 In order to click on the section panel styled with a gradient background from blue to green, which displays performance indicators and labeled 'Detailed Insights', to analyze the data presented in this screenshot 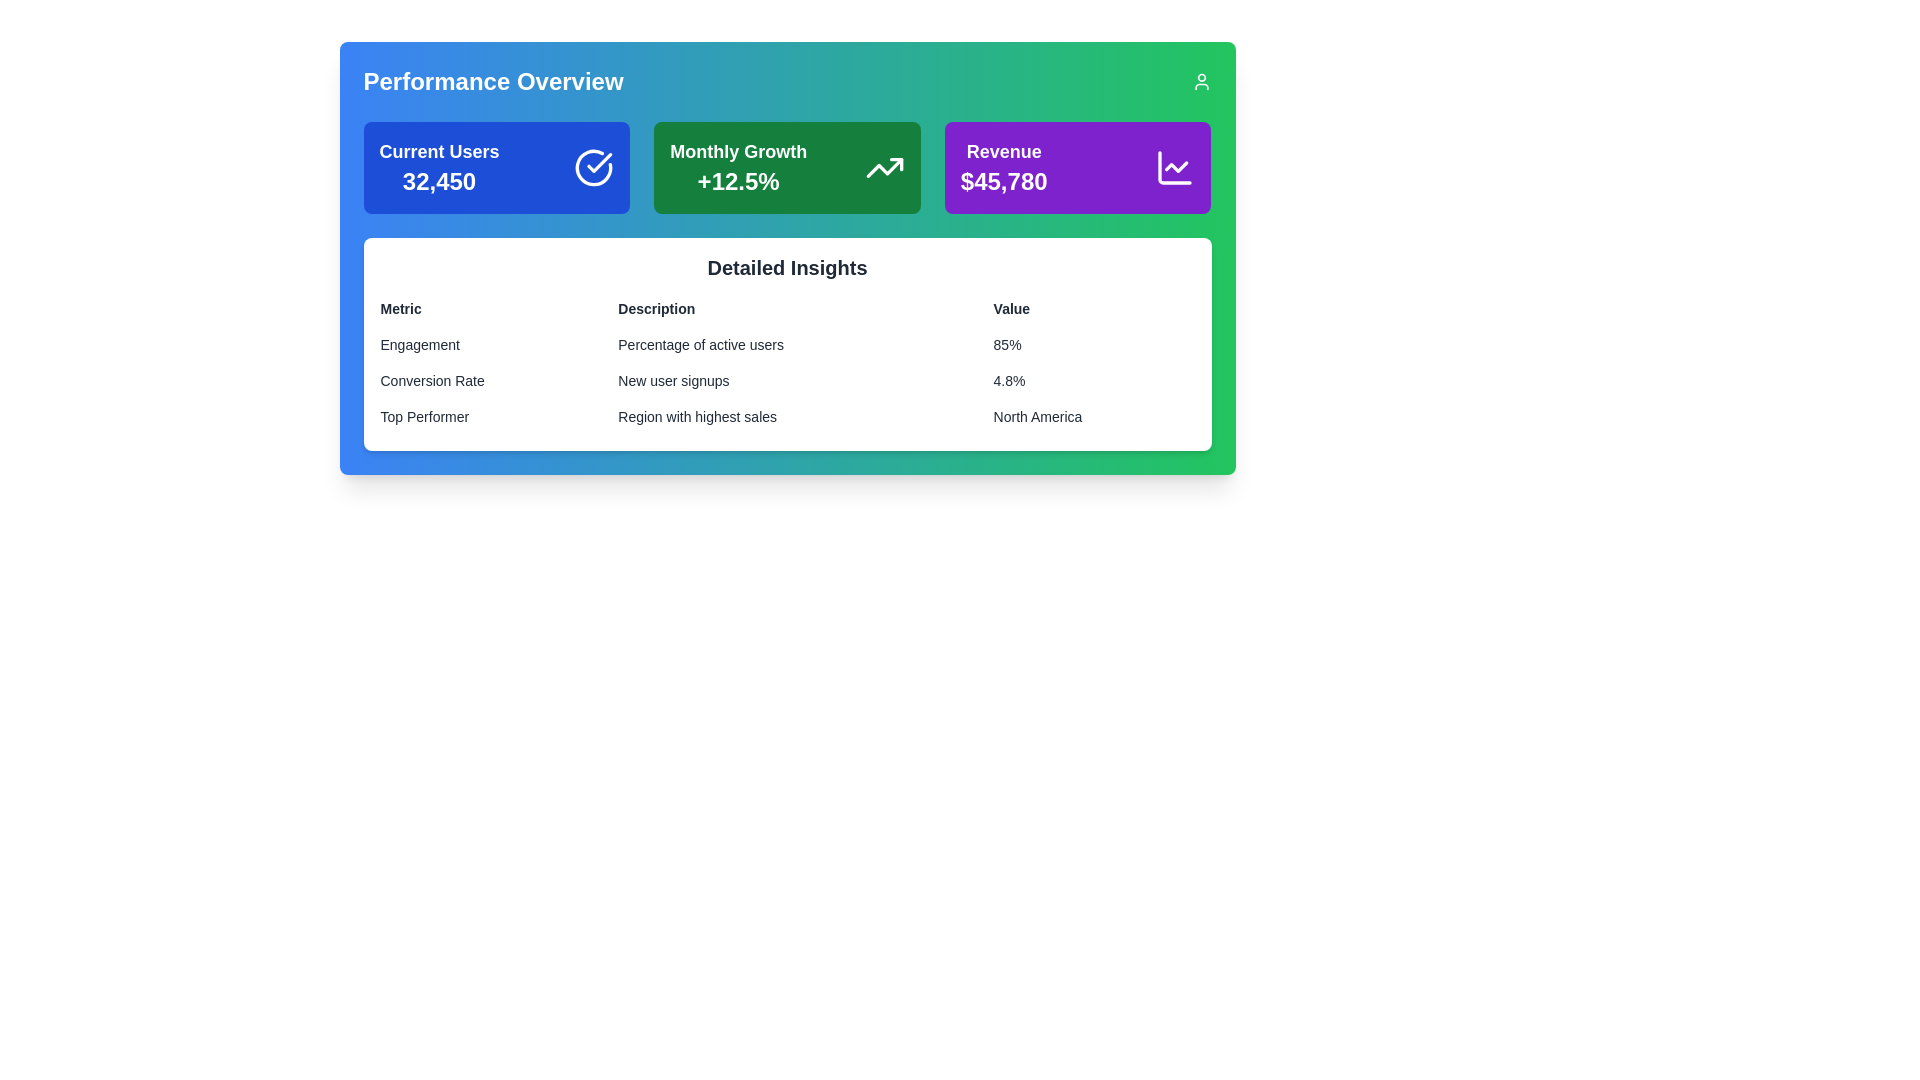, I will do `click(786, 257)`.